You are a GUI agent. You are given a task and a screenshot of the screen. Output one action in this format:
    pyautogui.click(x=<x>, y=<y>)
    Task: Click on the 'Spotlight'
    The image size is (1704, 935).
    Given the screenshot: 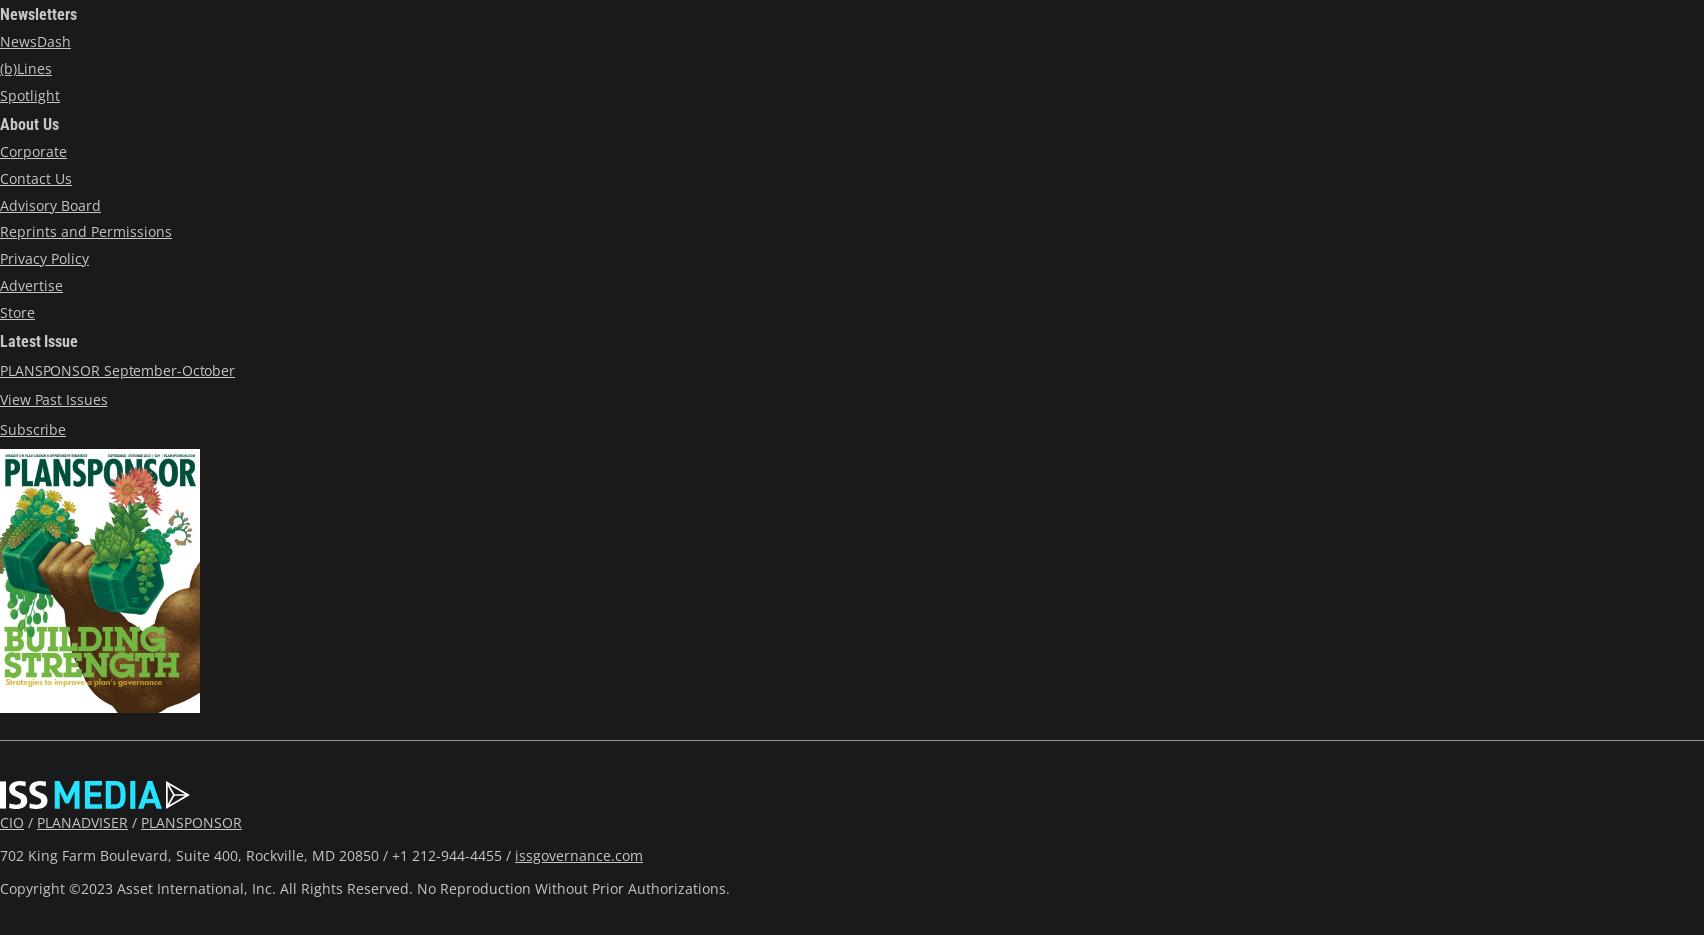 What is the action you would take?
    pyautogui.click(x=29, y=93)
    